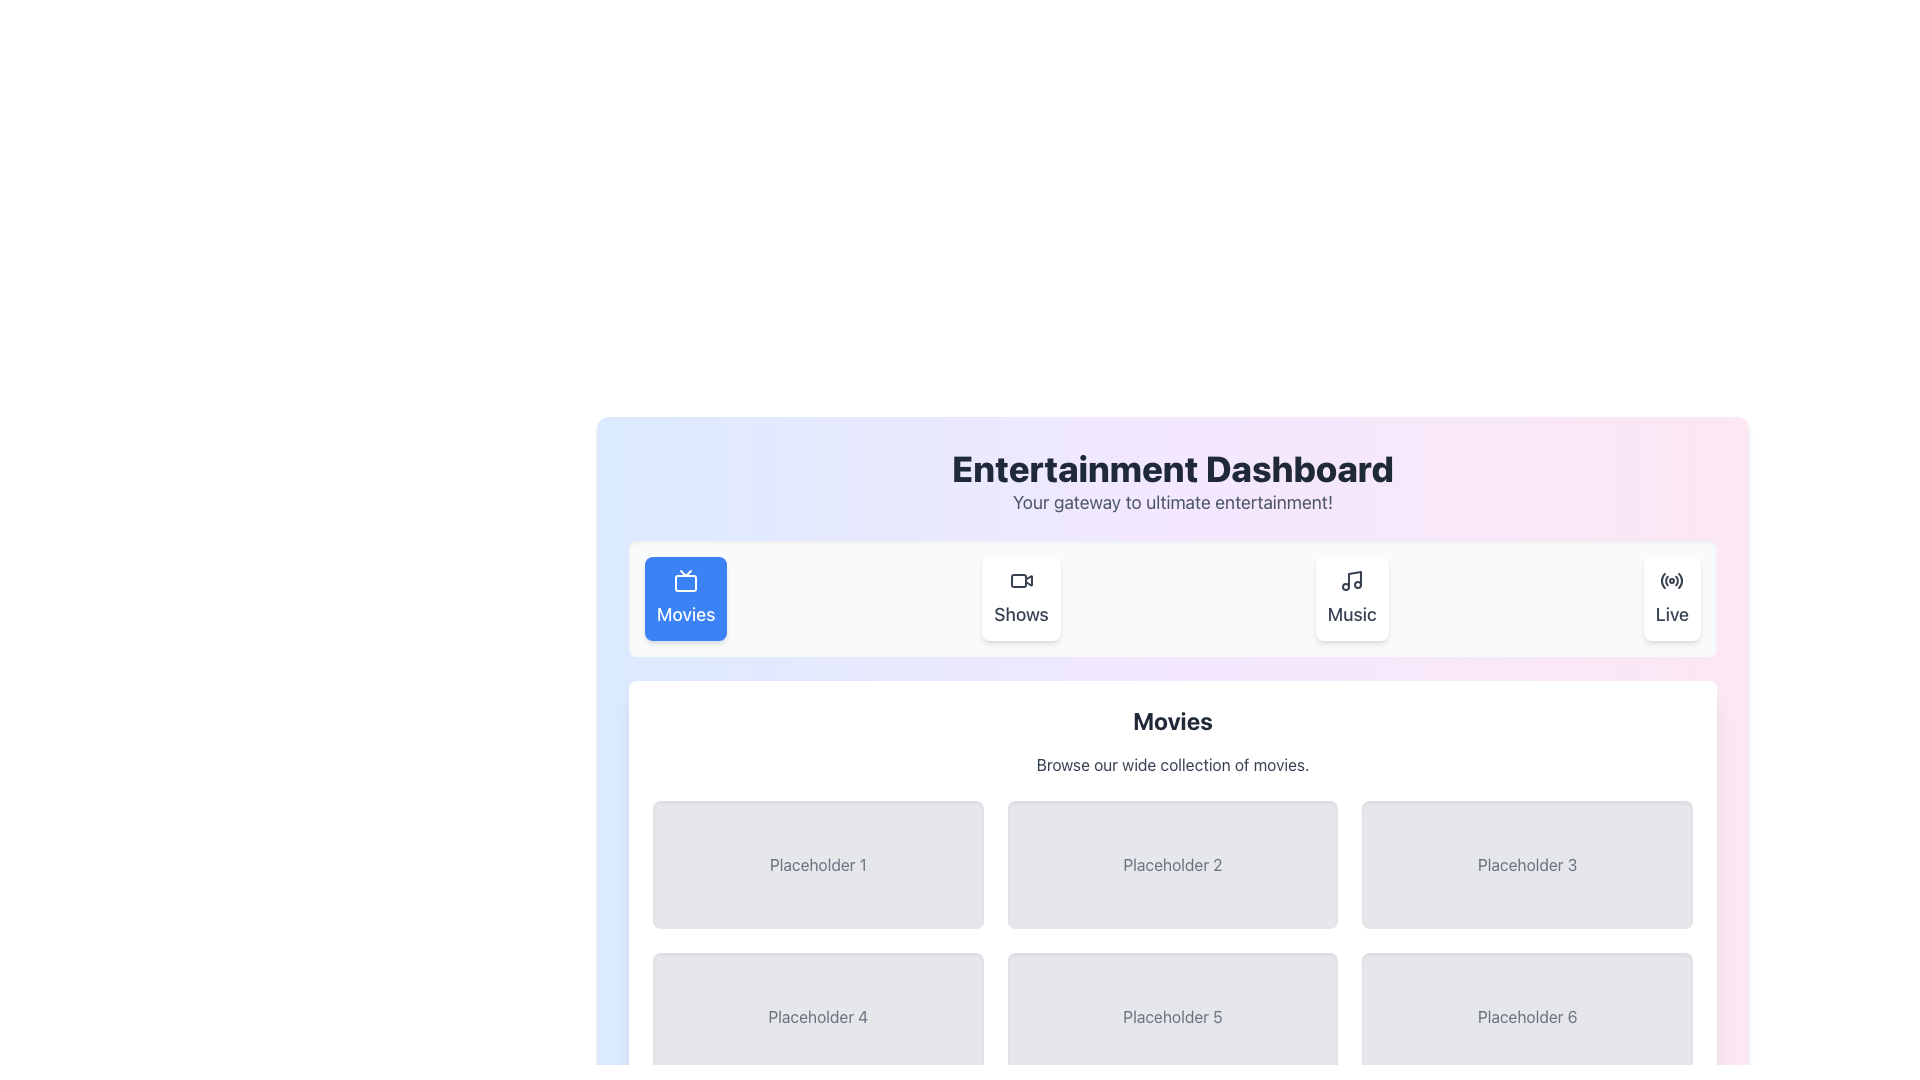 The height and width of the screenshot is (1080, 1920). Describe the element at coordinates (1172, 482) in the screenshot. I see `the Textual Header banner that serves as the title and purpose of the interface, located near the top of the page` at that location.